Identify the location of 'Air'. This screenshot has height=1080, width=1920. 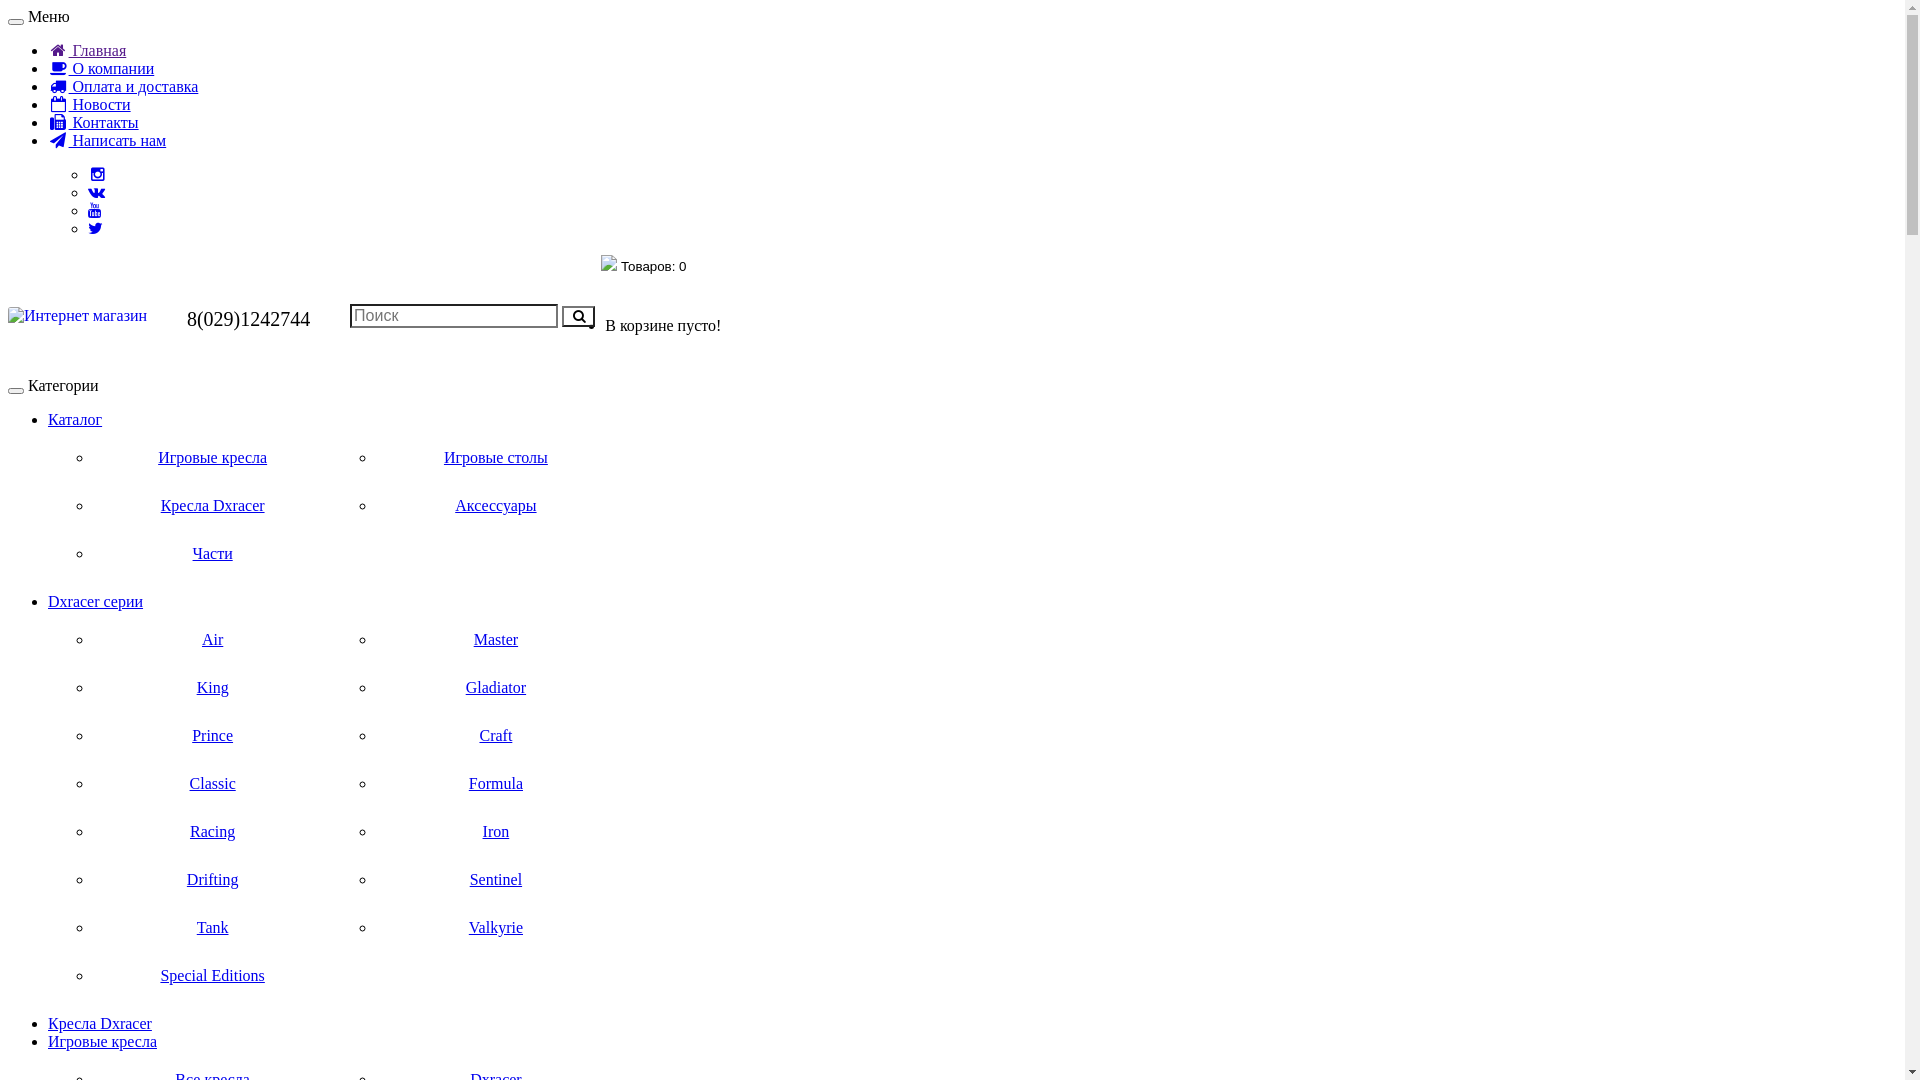
(212, 640).